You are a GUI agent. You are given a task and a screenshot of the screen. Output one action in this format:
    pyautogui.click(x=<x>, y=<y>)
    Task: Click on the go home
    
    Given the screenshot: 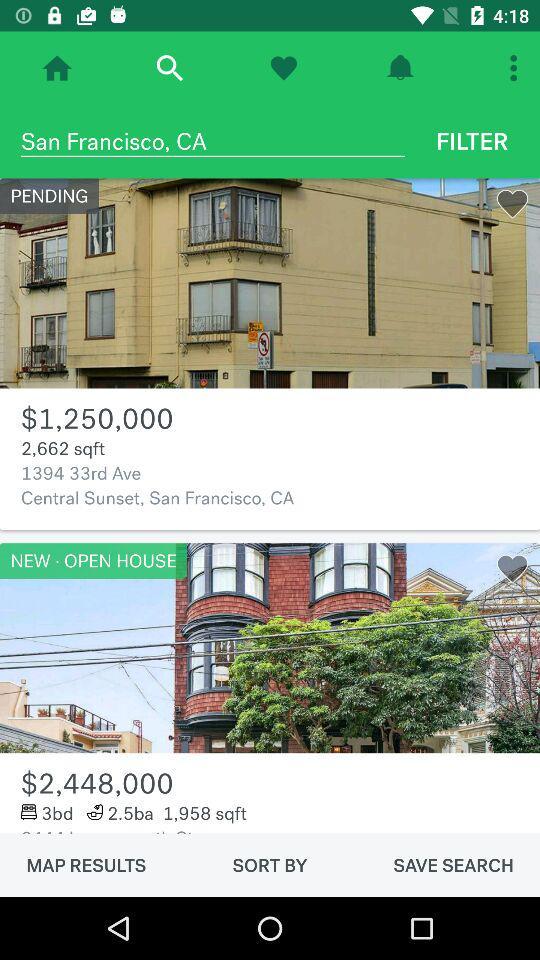 What is the action you would take?
    pyautogui.click(x=57, y=68)
    